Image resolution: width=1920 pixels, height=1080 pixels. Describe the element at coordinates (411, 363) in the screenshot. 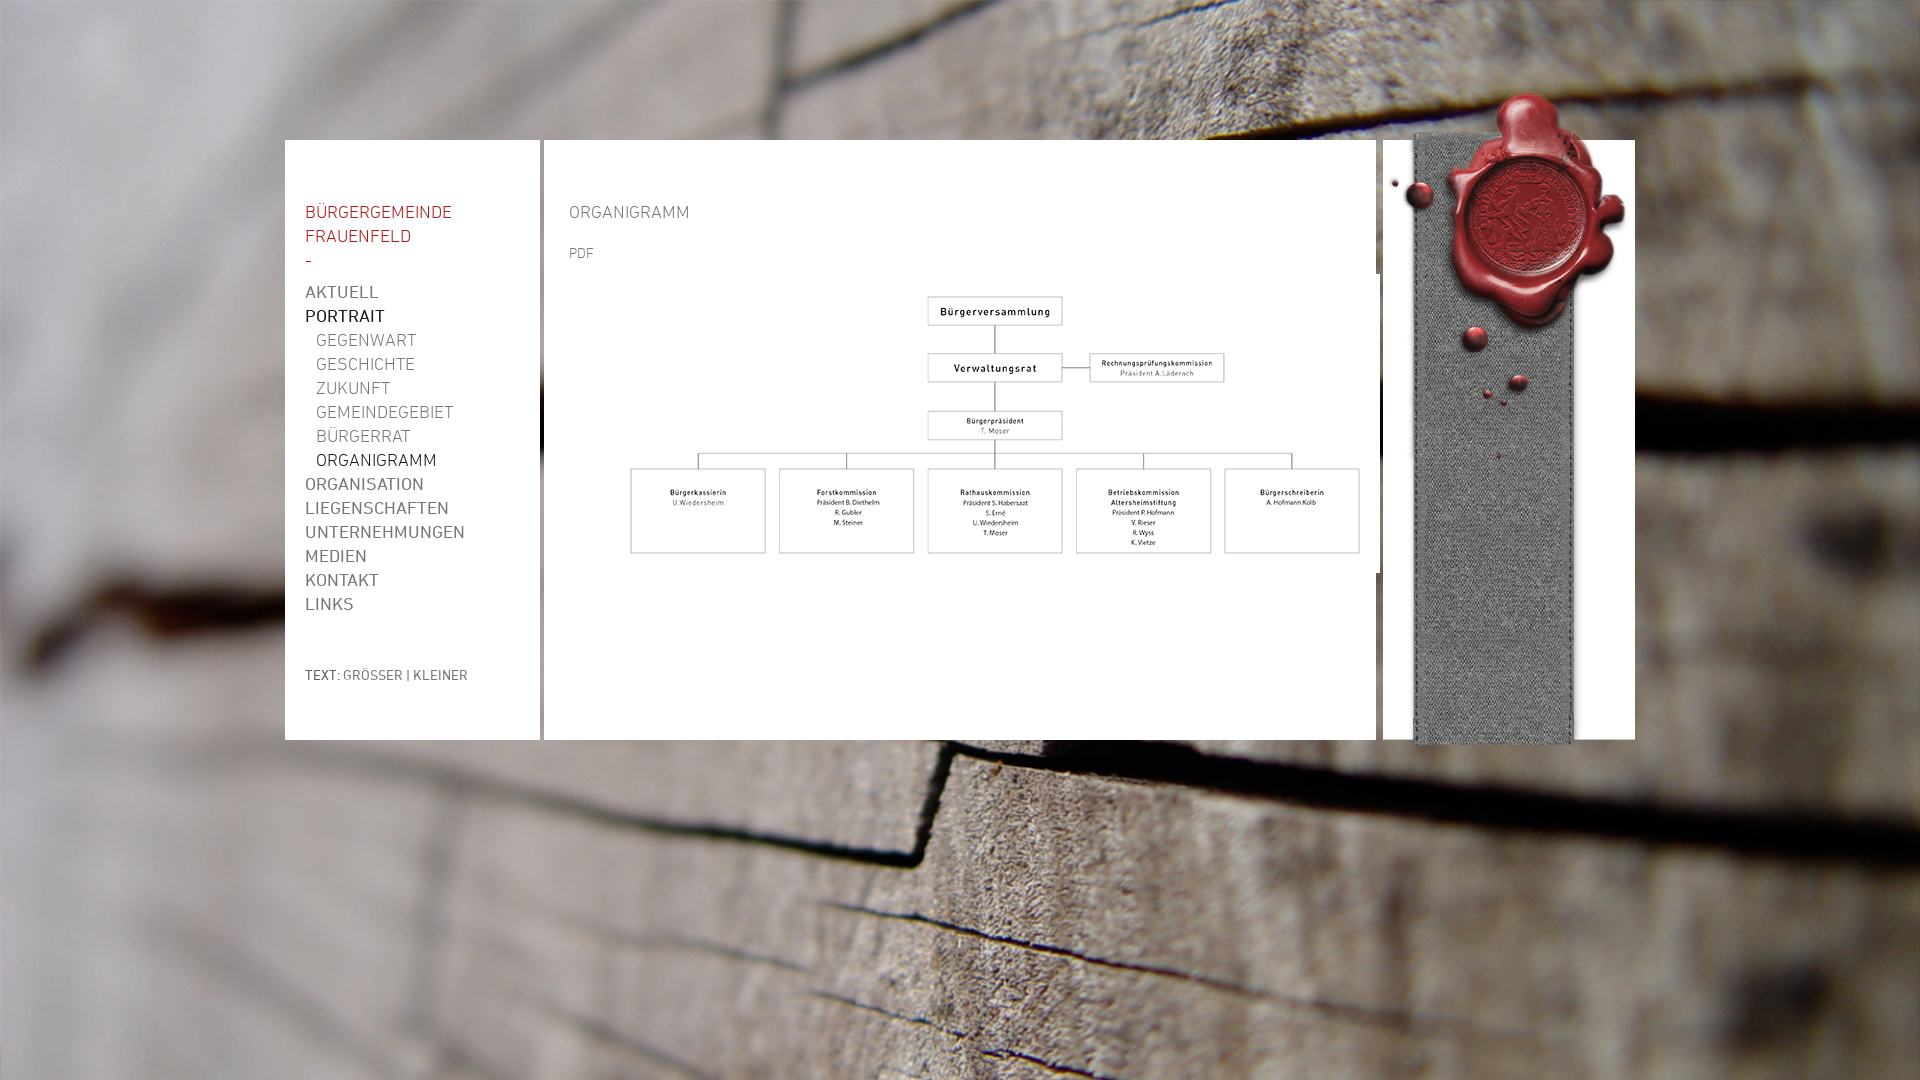

I see `'GESCHICHTE'` at that location.